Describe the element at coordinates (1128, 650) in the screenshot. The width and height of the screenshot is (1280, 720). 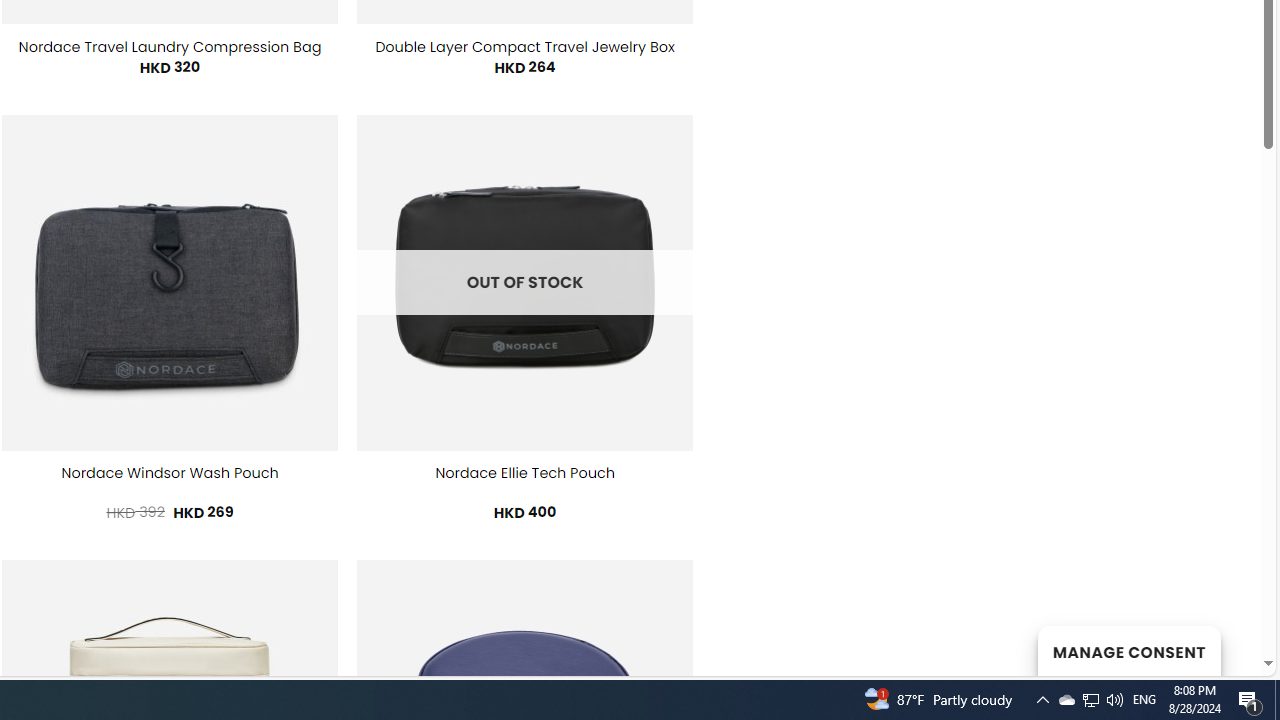
I see `'MANAGE CONSENT'` at that location.